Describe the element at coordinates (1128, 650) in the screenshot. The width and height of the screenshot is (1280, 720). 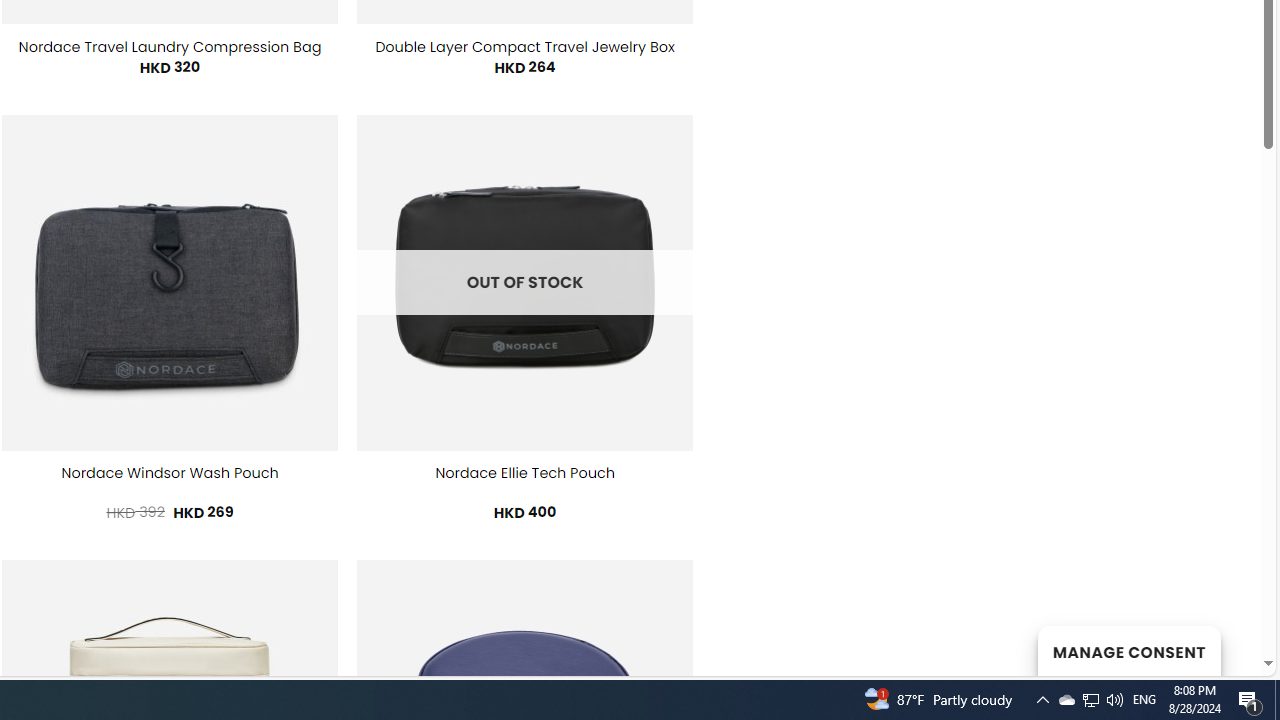
I see `'MANAGE CONSENT'` at that location.